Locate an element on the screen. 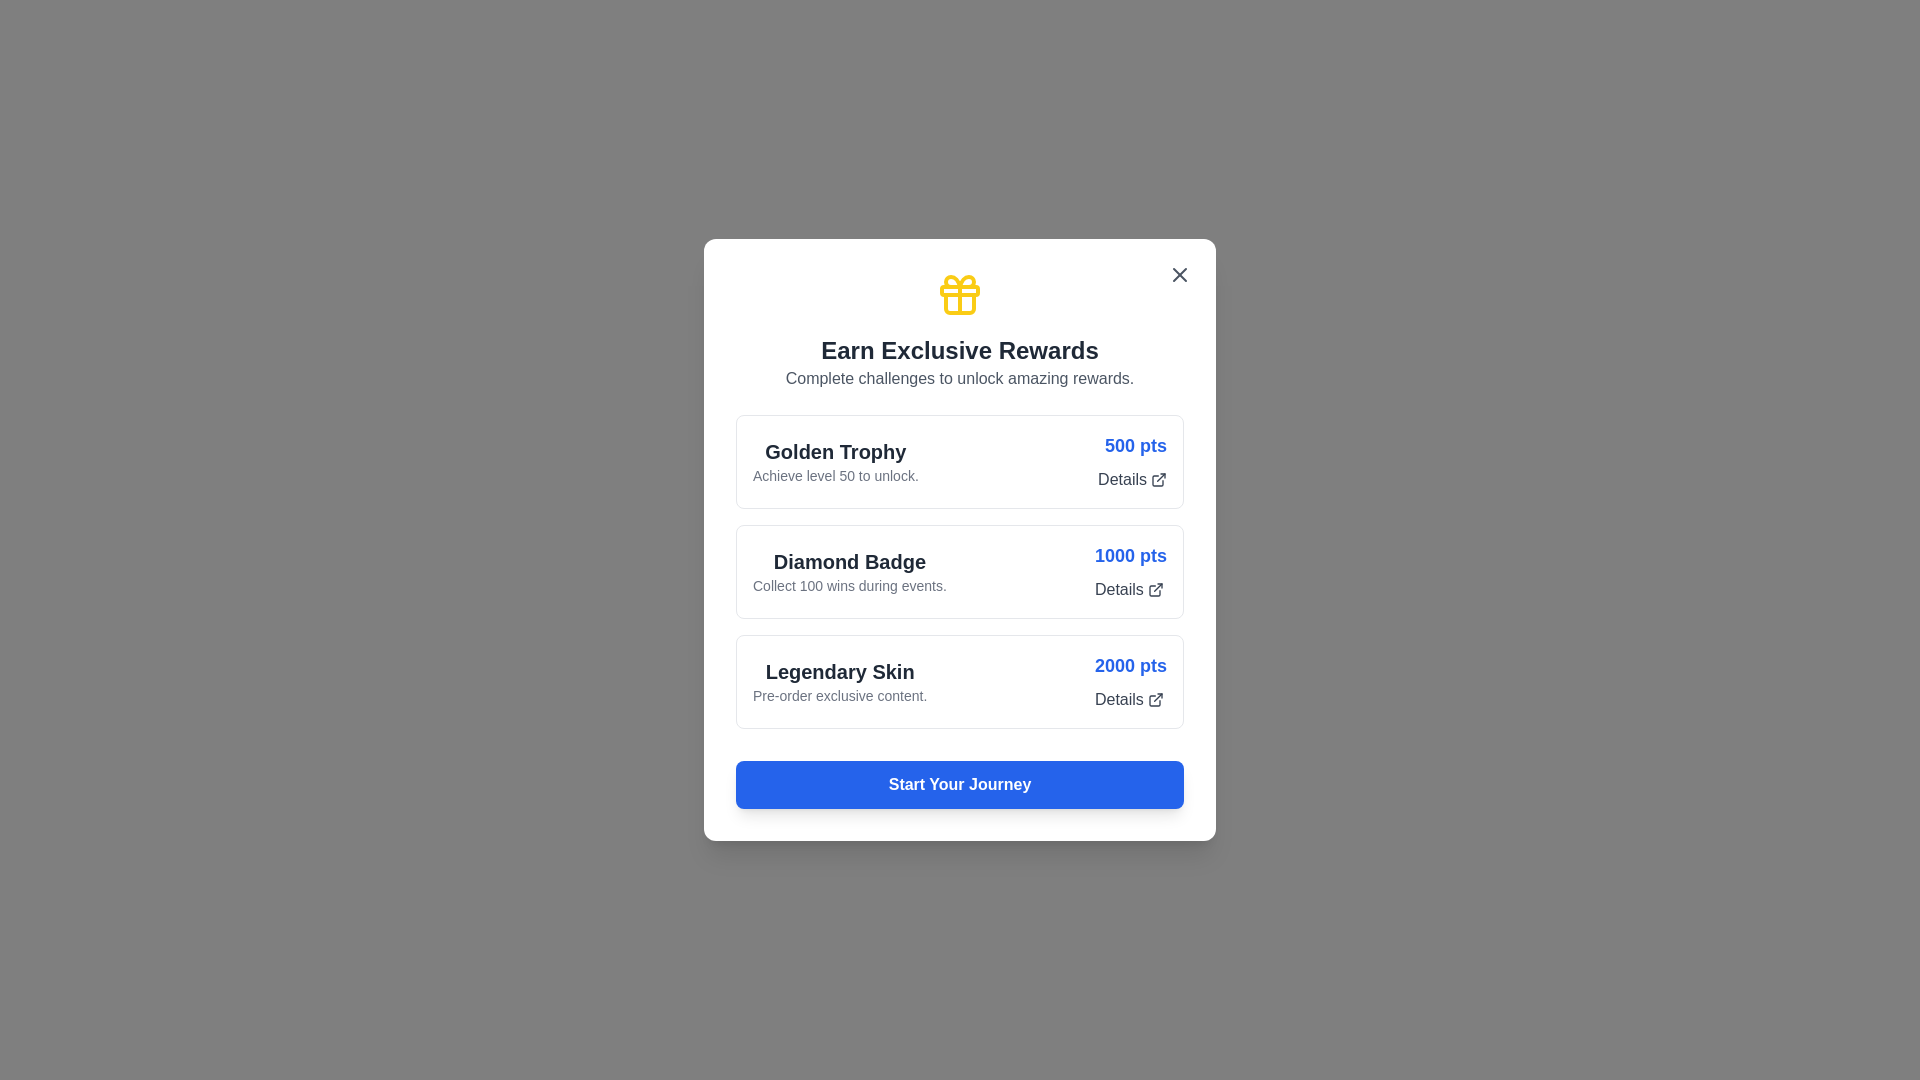 This screenshot has height=1080, width=1920. the 'Details' text link associated with the reward 'Legendary Skin' to underline it is located at coordinates (1131, 681).